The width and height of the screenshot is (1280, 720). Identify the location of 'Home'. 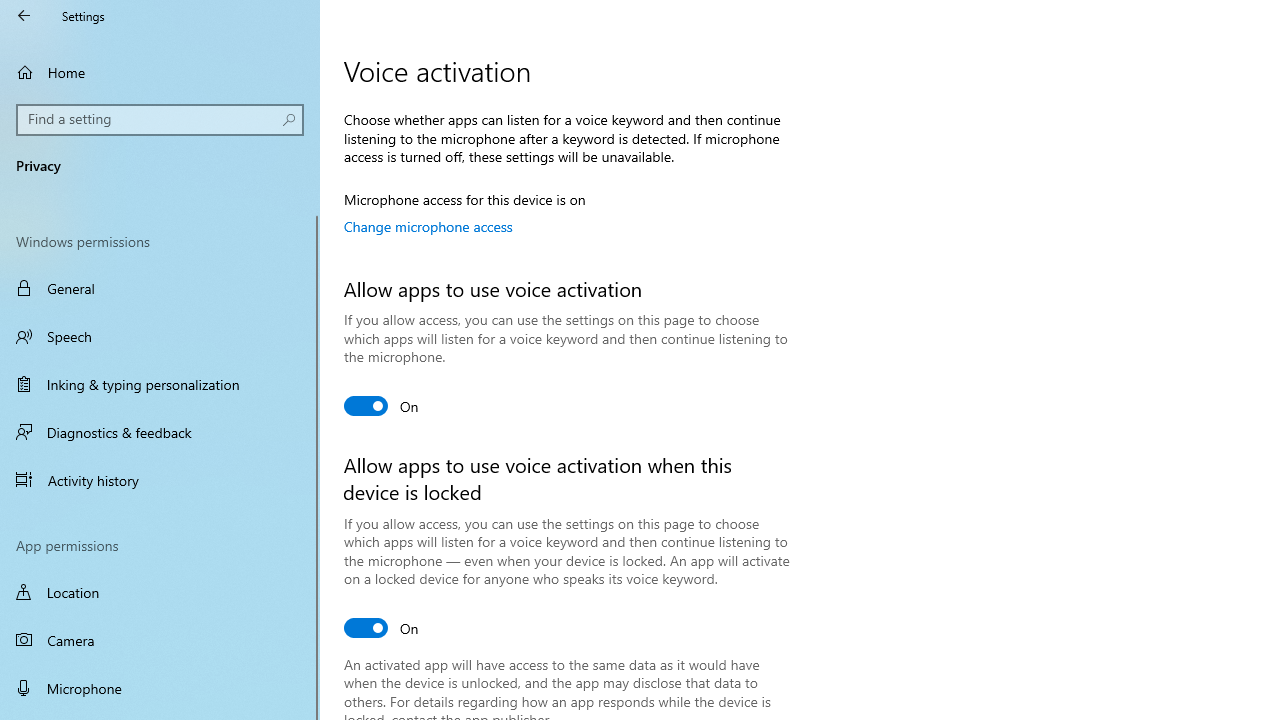
(160, 71).